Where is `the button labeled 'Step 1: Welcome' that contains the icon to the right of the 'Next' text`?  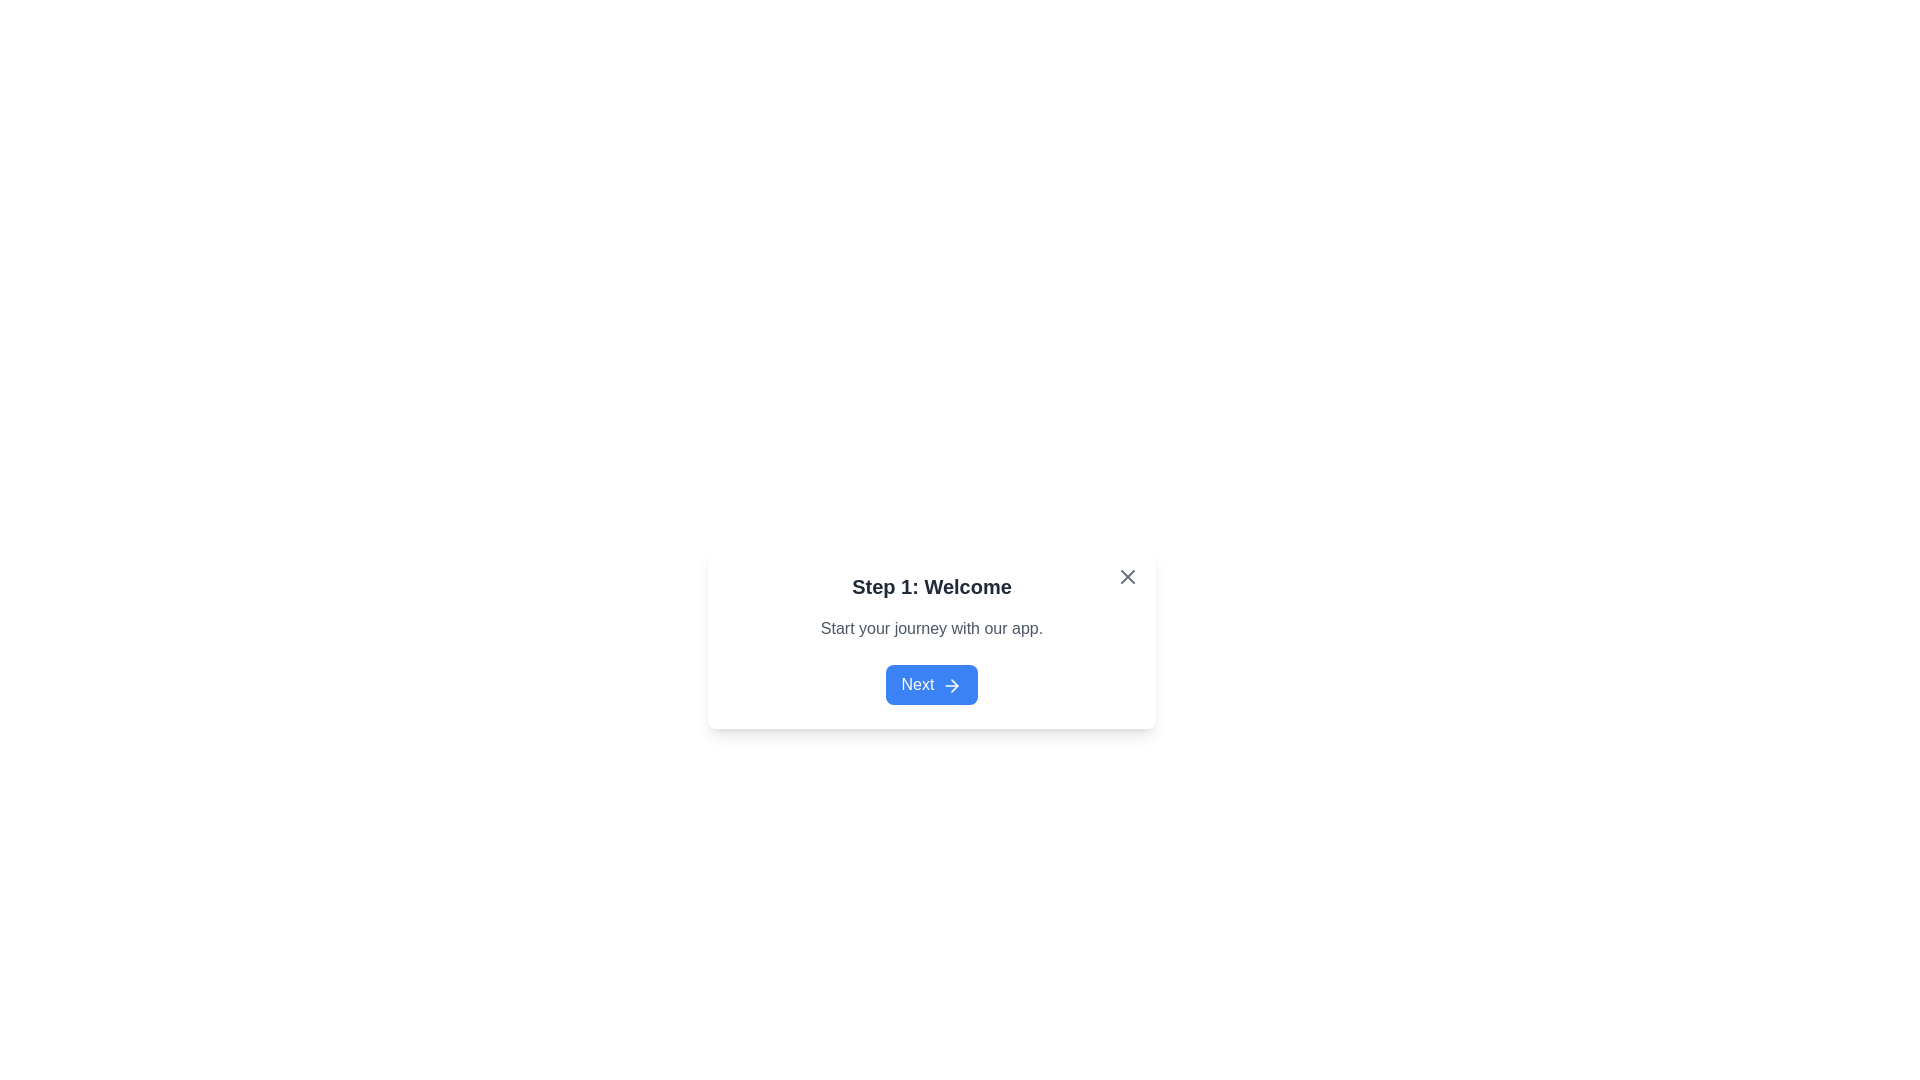
the button labeled 'Step 1: Welcome' that contains the icon to the right of the 'Next' text is located at coordinates (954, 684).